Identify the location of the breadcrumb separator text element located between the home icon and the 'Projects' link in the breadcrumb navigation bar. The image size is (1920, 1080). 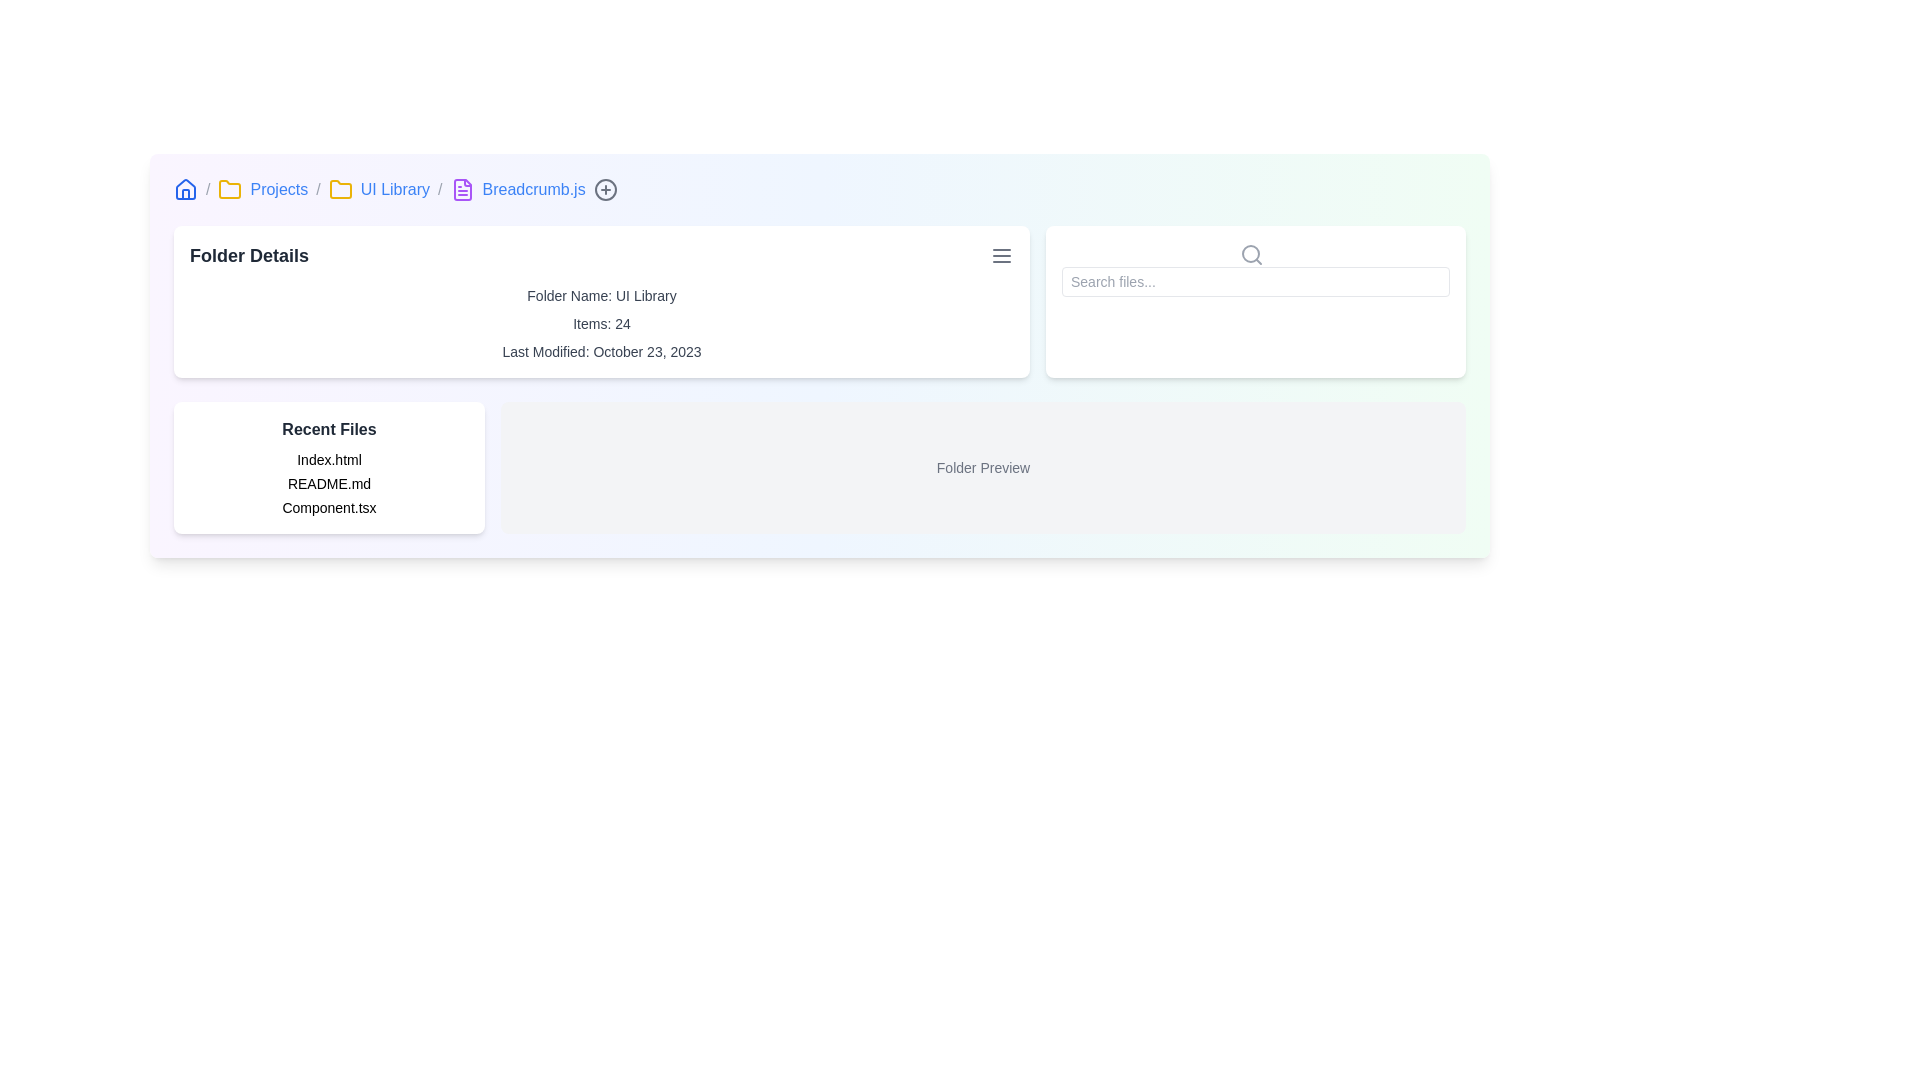
(208, 189).